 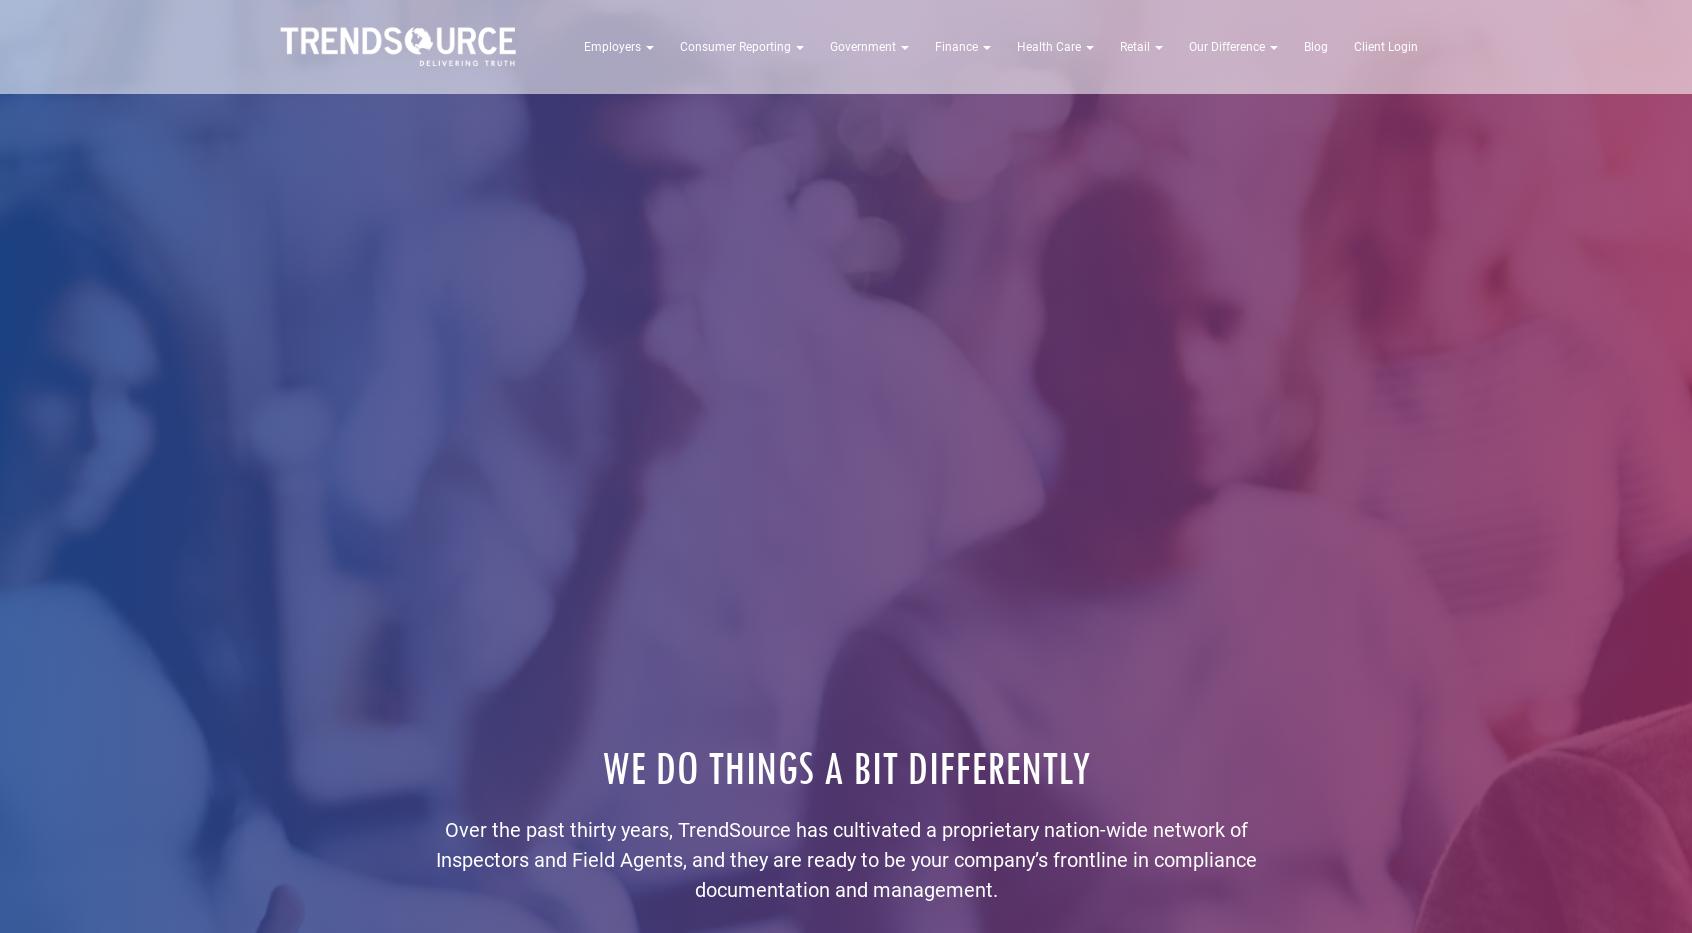 I want to click on 'Blog', so click(x=1303, y=46).